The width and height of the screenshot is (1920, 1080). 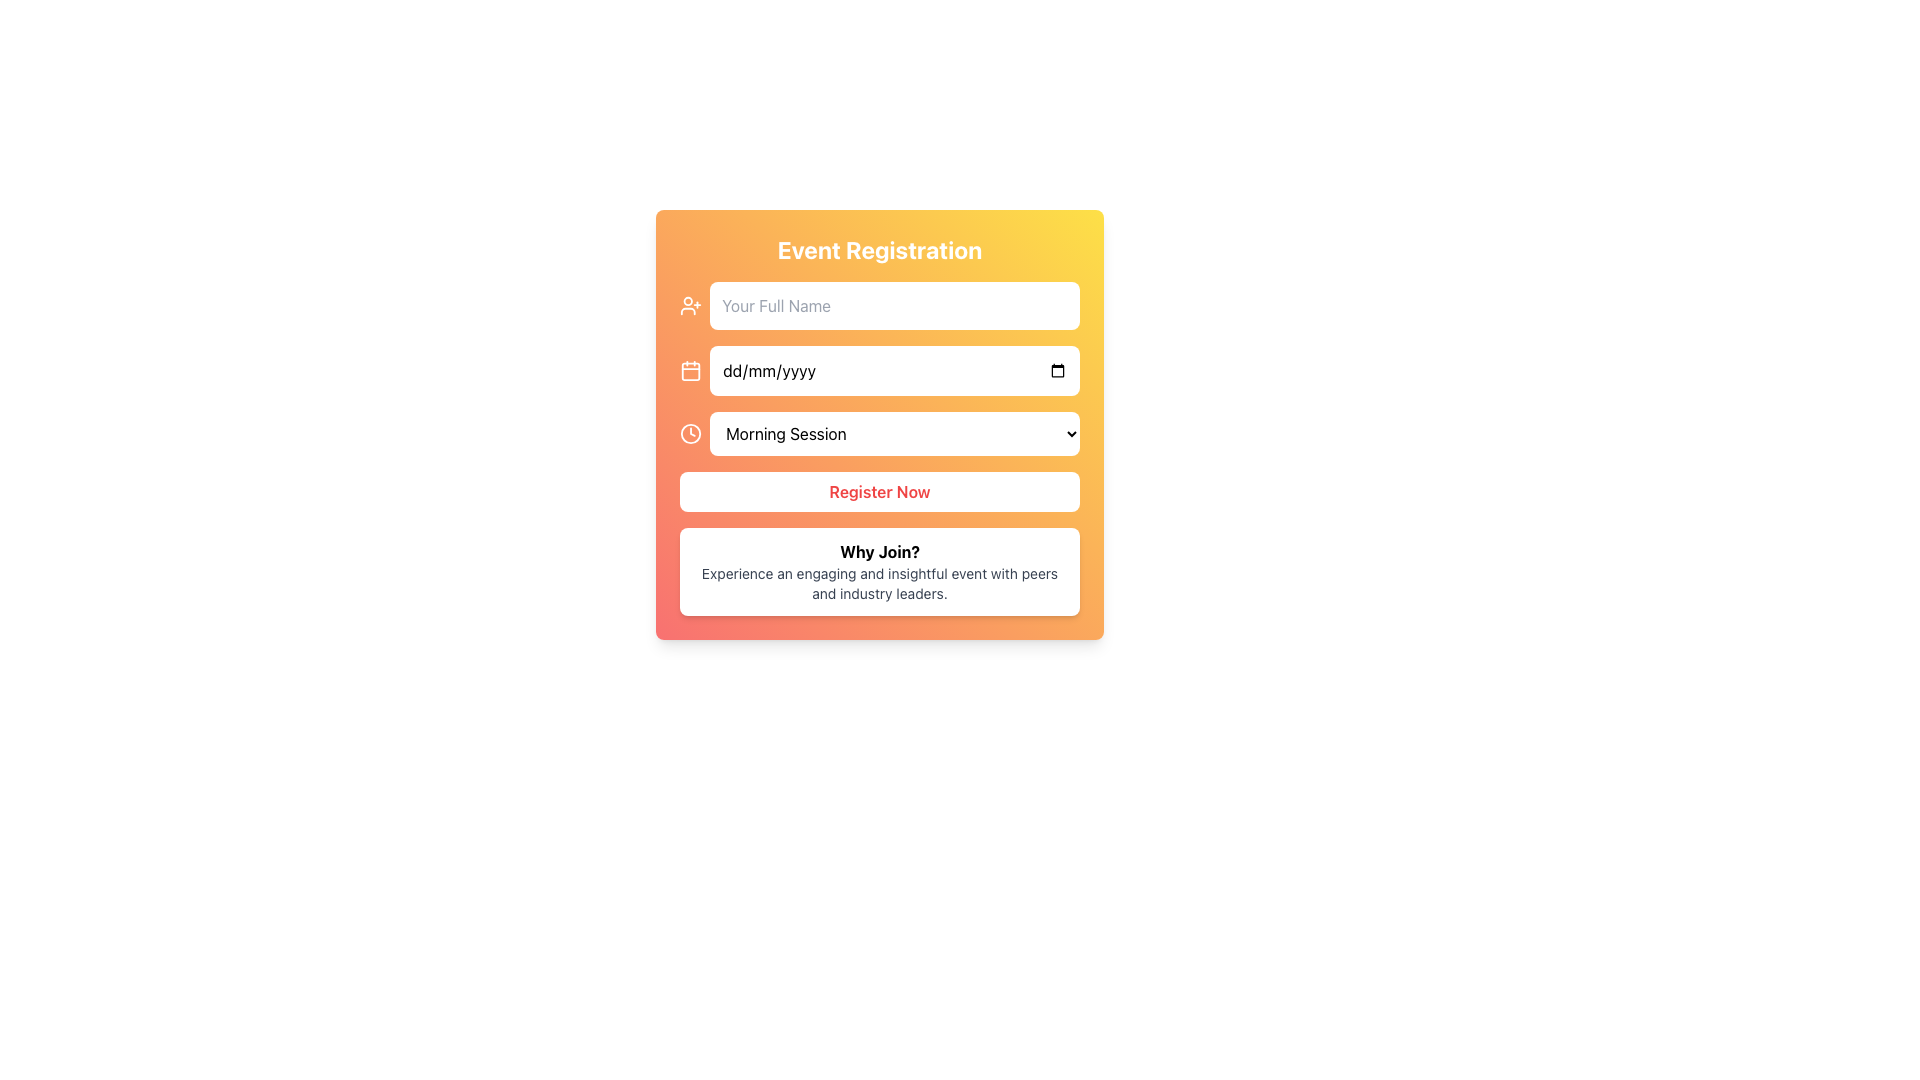 I want to click on the decorative icon indicating the name input field in the registration form, located to the left of the 'Your Full Name' text input, so click(x=691, y=305).